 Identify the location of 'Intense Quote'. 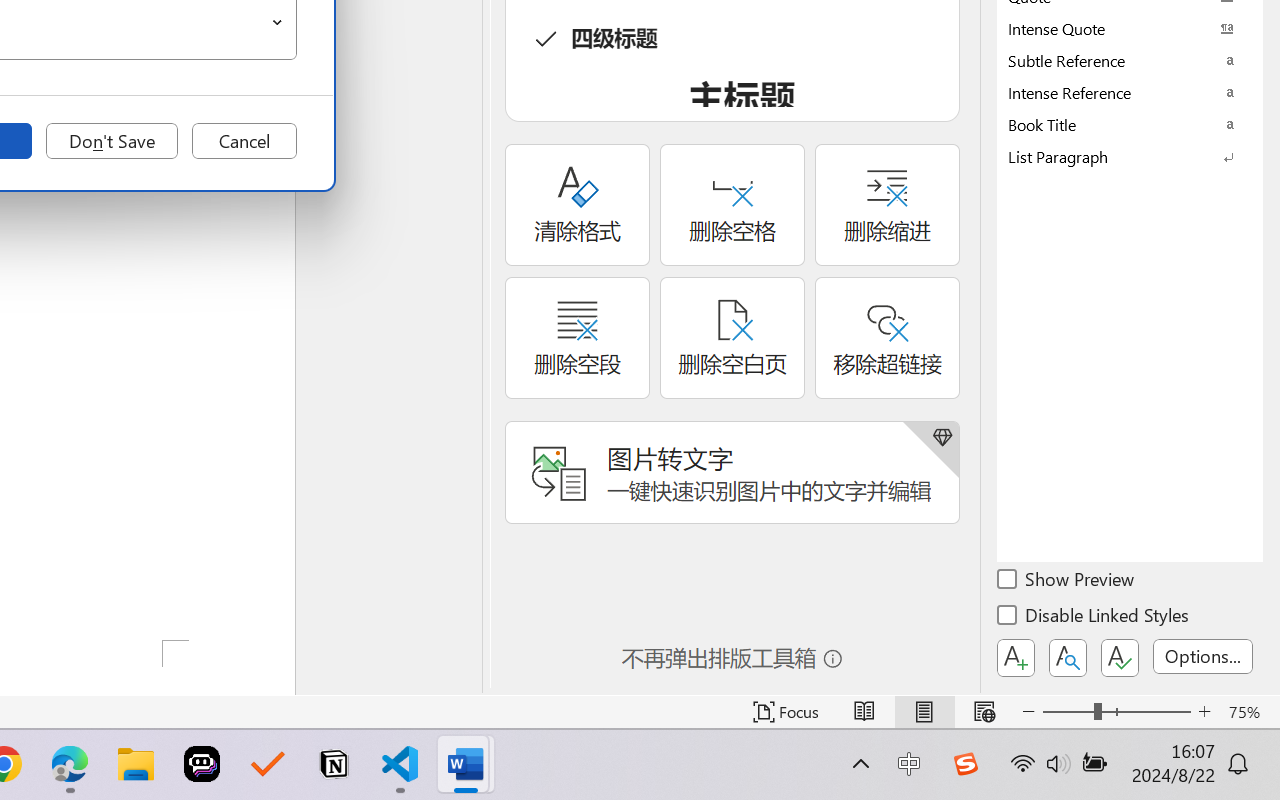
(1130, 28).